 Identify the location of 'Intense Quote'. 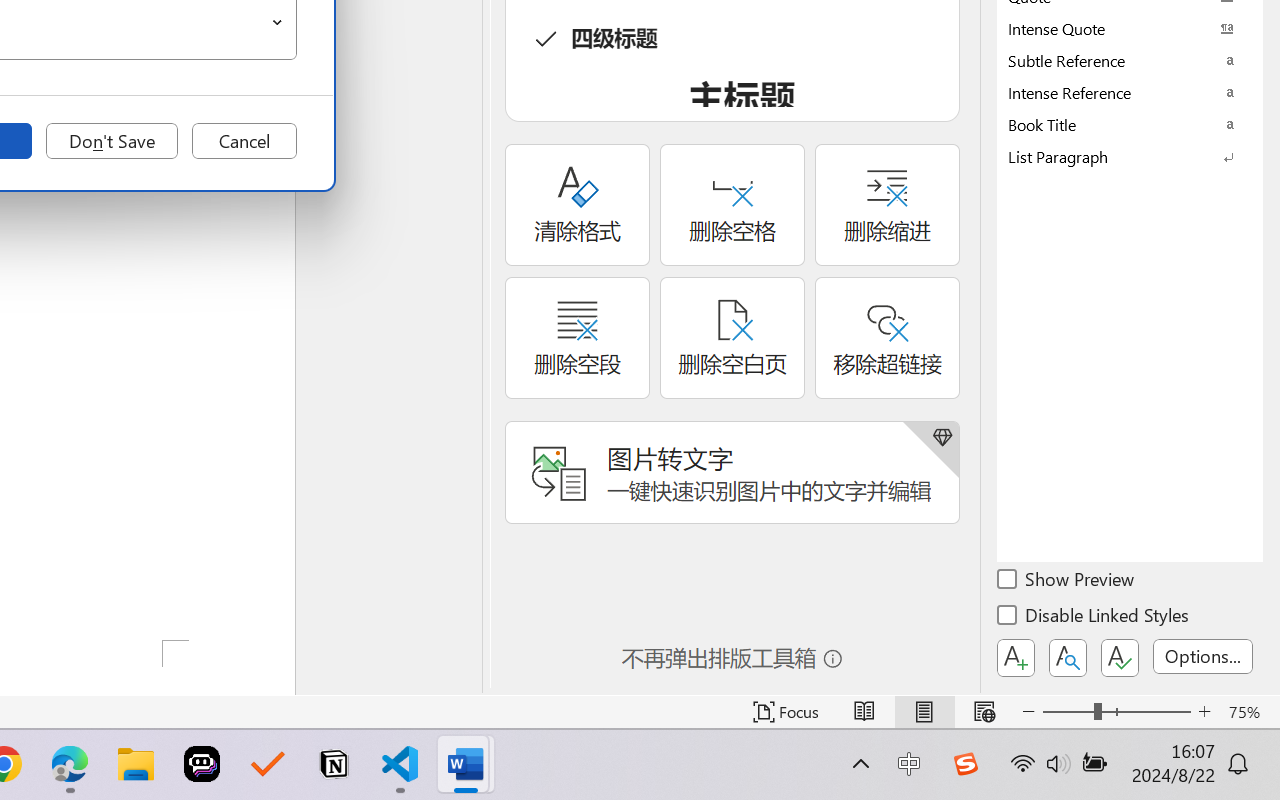
(1130, 28).